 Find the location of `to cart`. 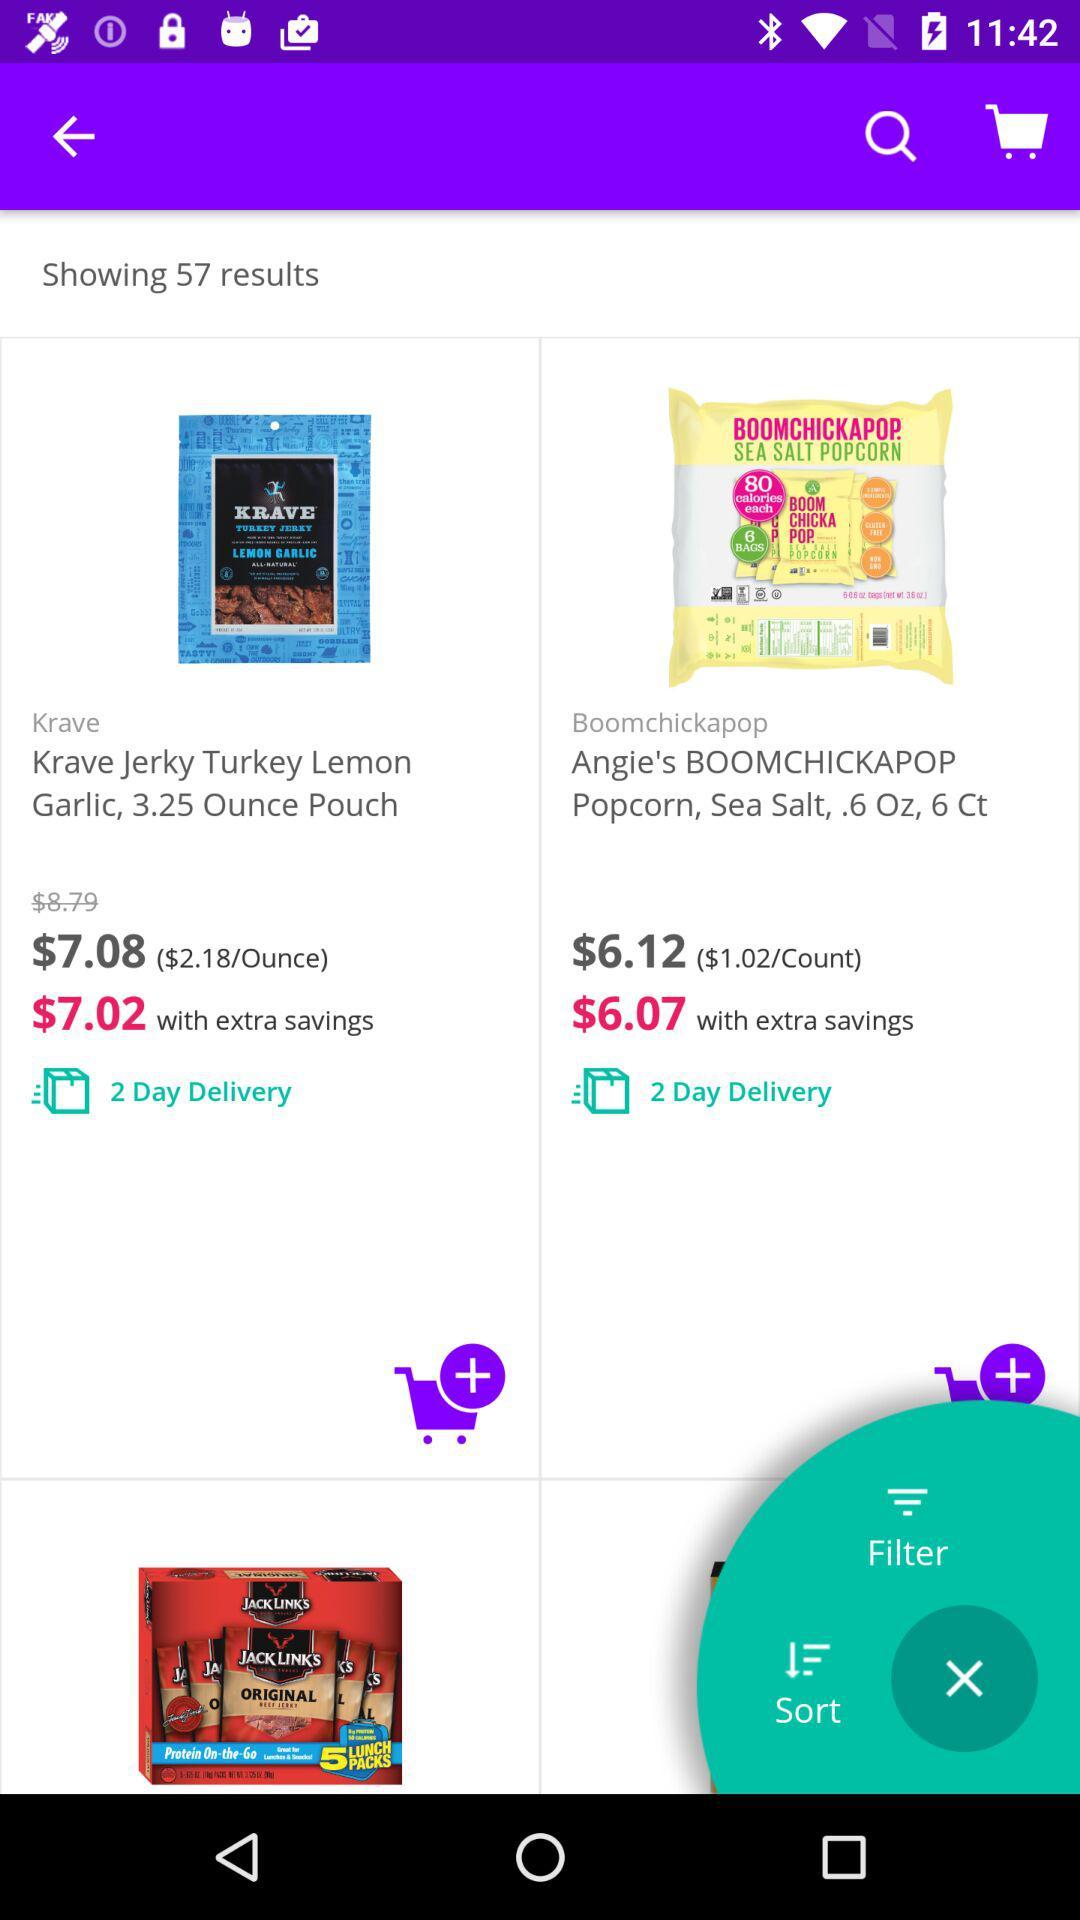

to cart is located at coordinates (451, 1392).